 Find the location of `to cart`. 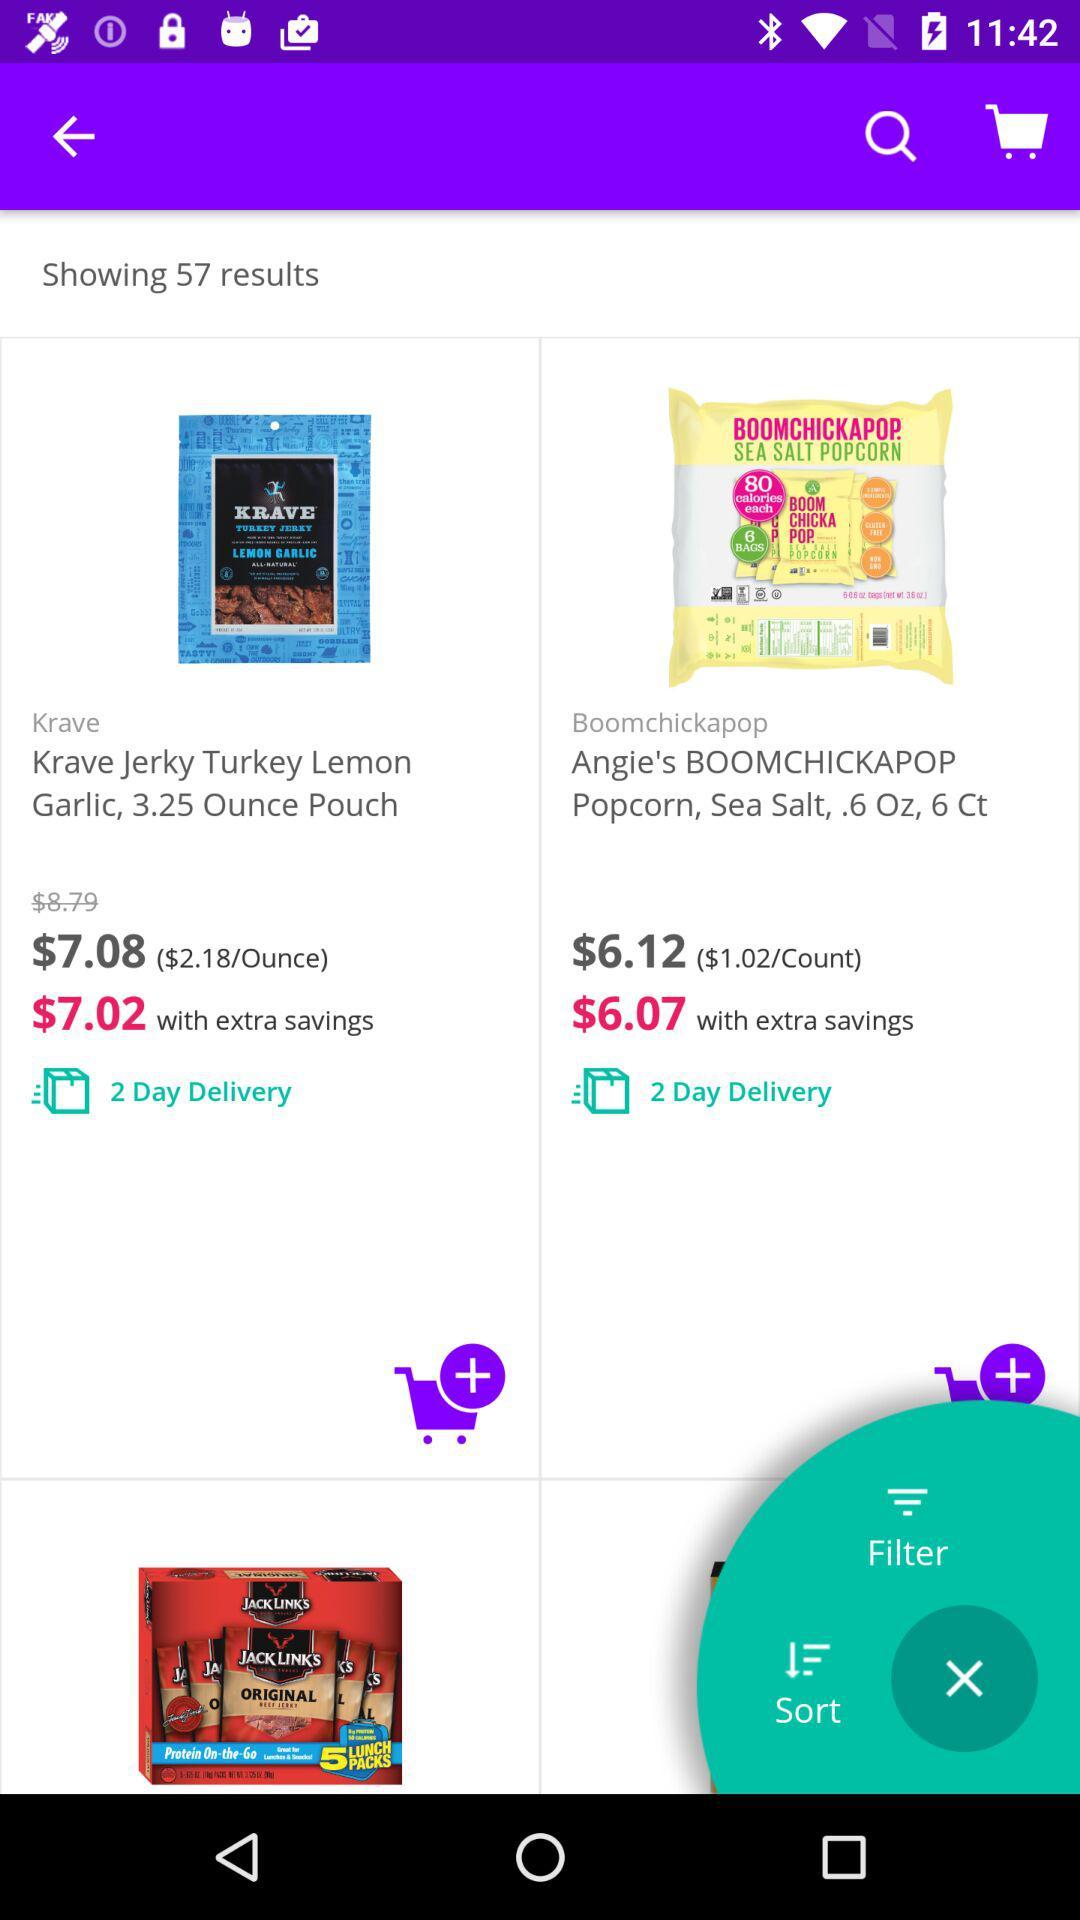

to cart is located at coordinates (451, 1392).